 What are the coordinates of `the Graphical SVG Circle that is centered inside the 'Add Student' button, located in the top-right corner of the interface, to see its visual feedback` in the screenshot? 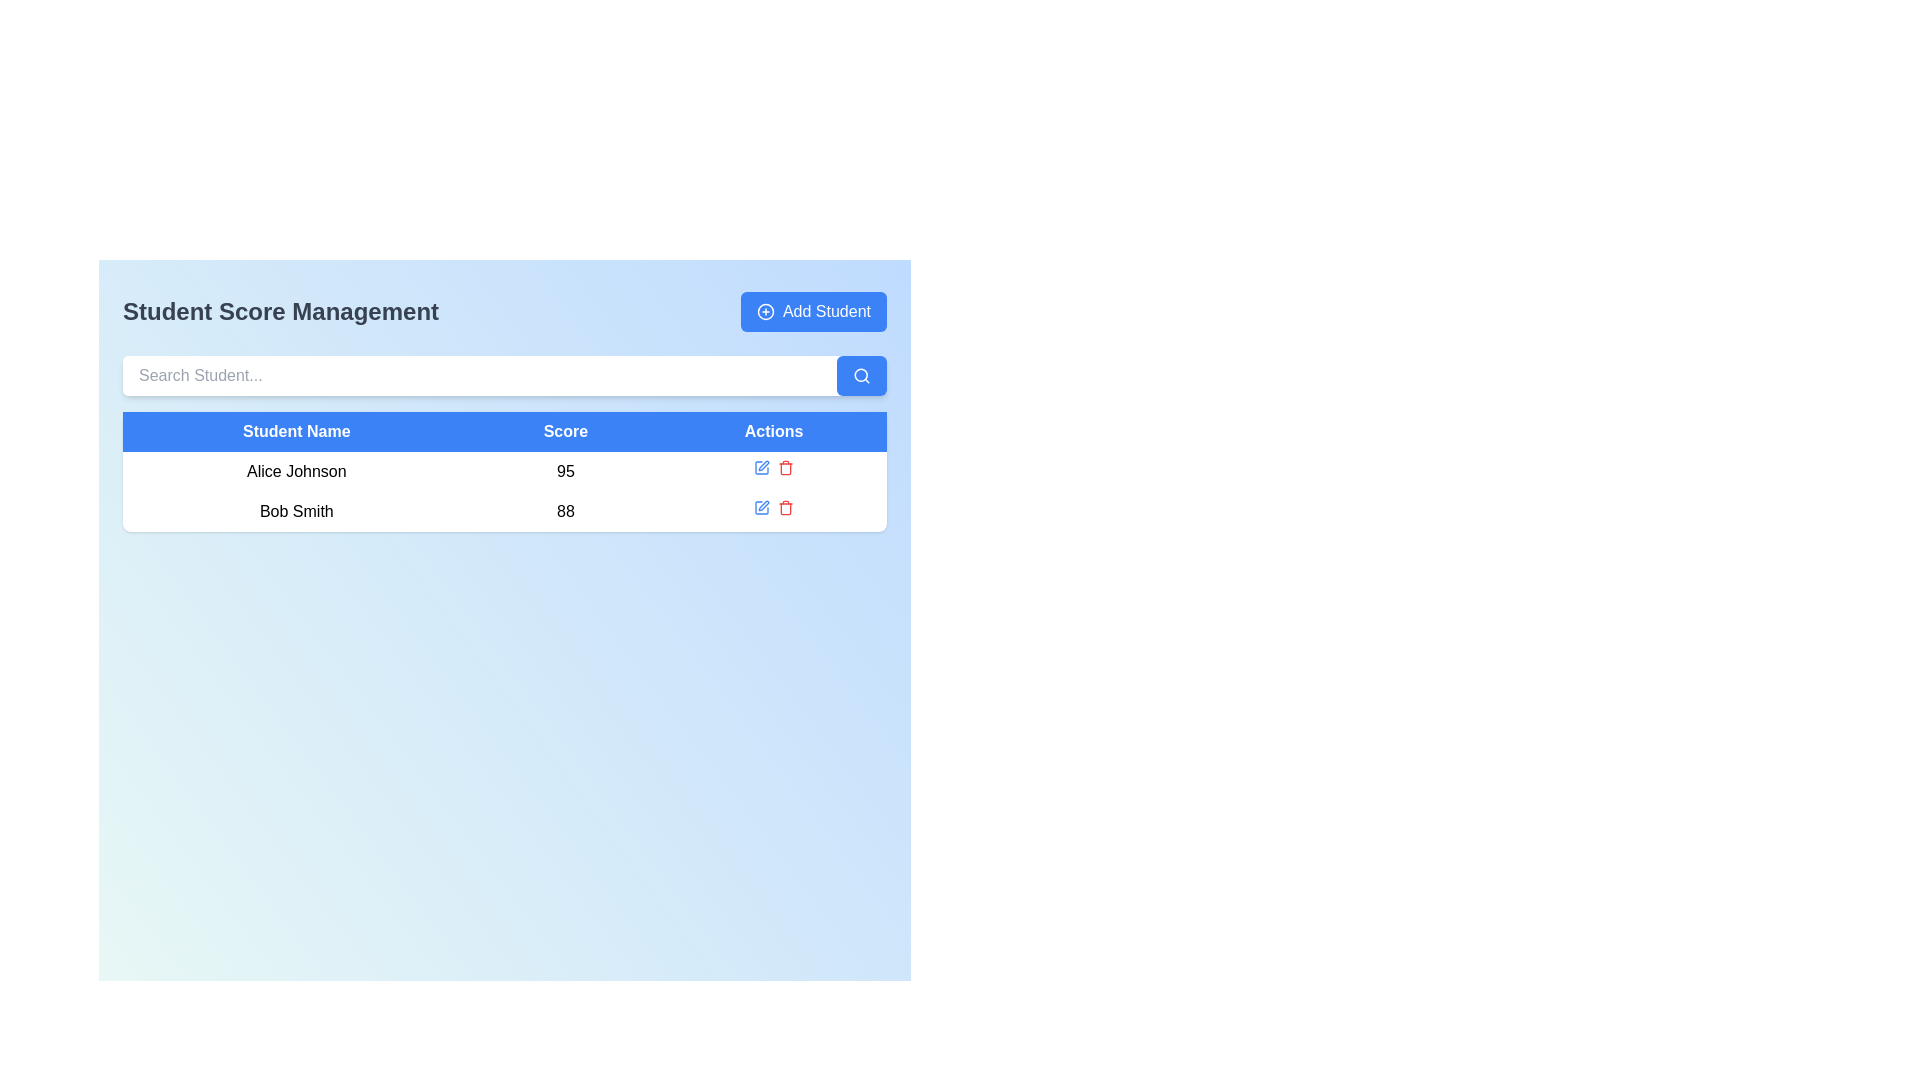 It's located at (764, 312).